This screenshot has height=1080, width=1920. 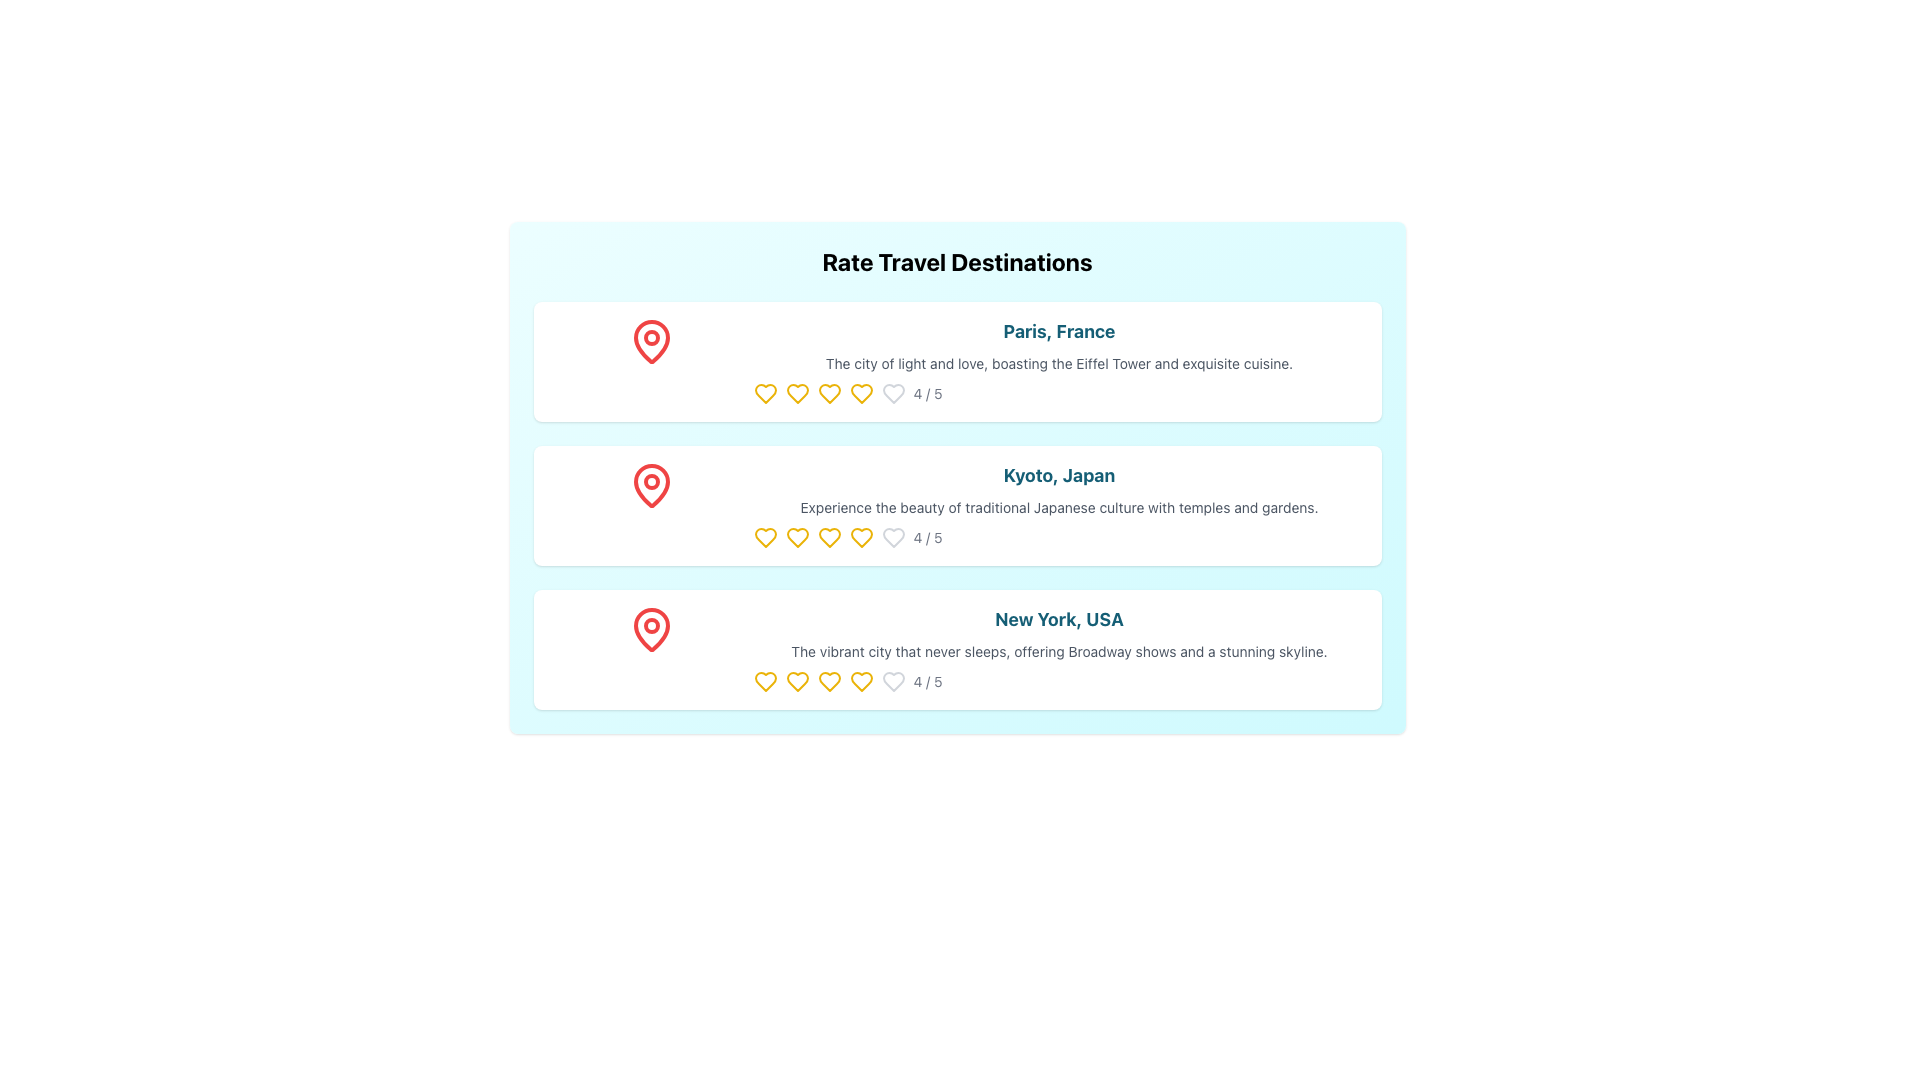 What do you see at coordinates (764, 393) in the screenshot?
I see `the first heart icon in the row of rating hearts for 'Paris, France'` at bounding box center [764, 393].